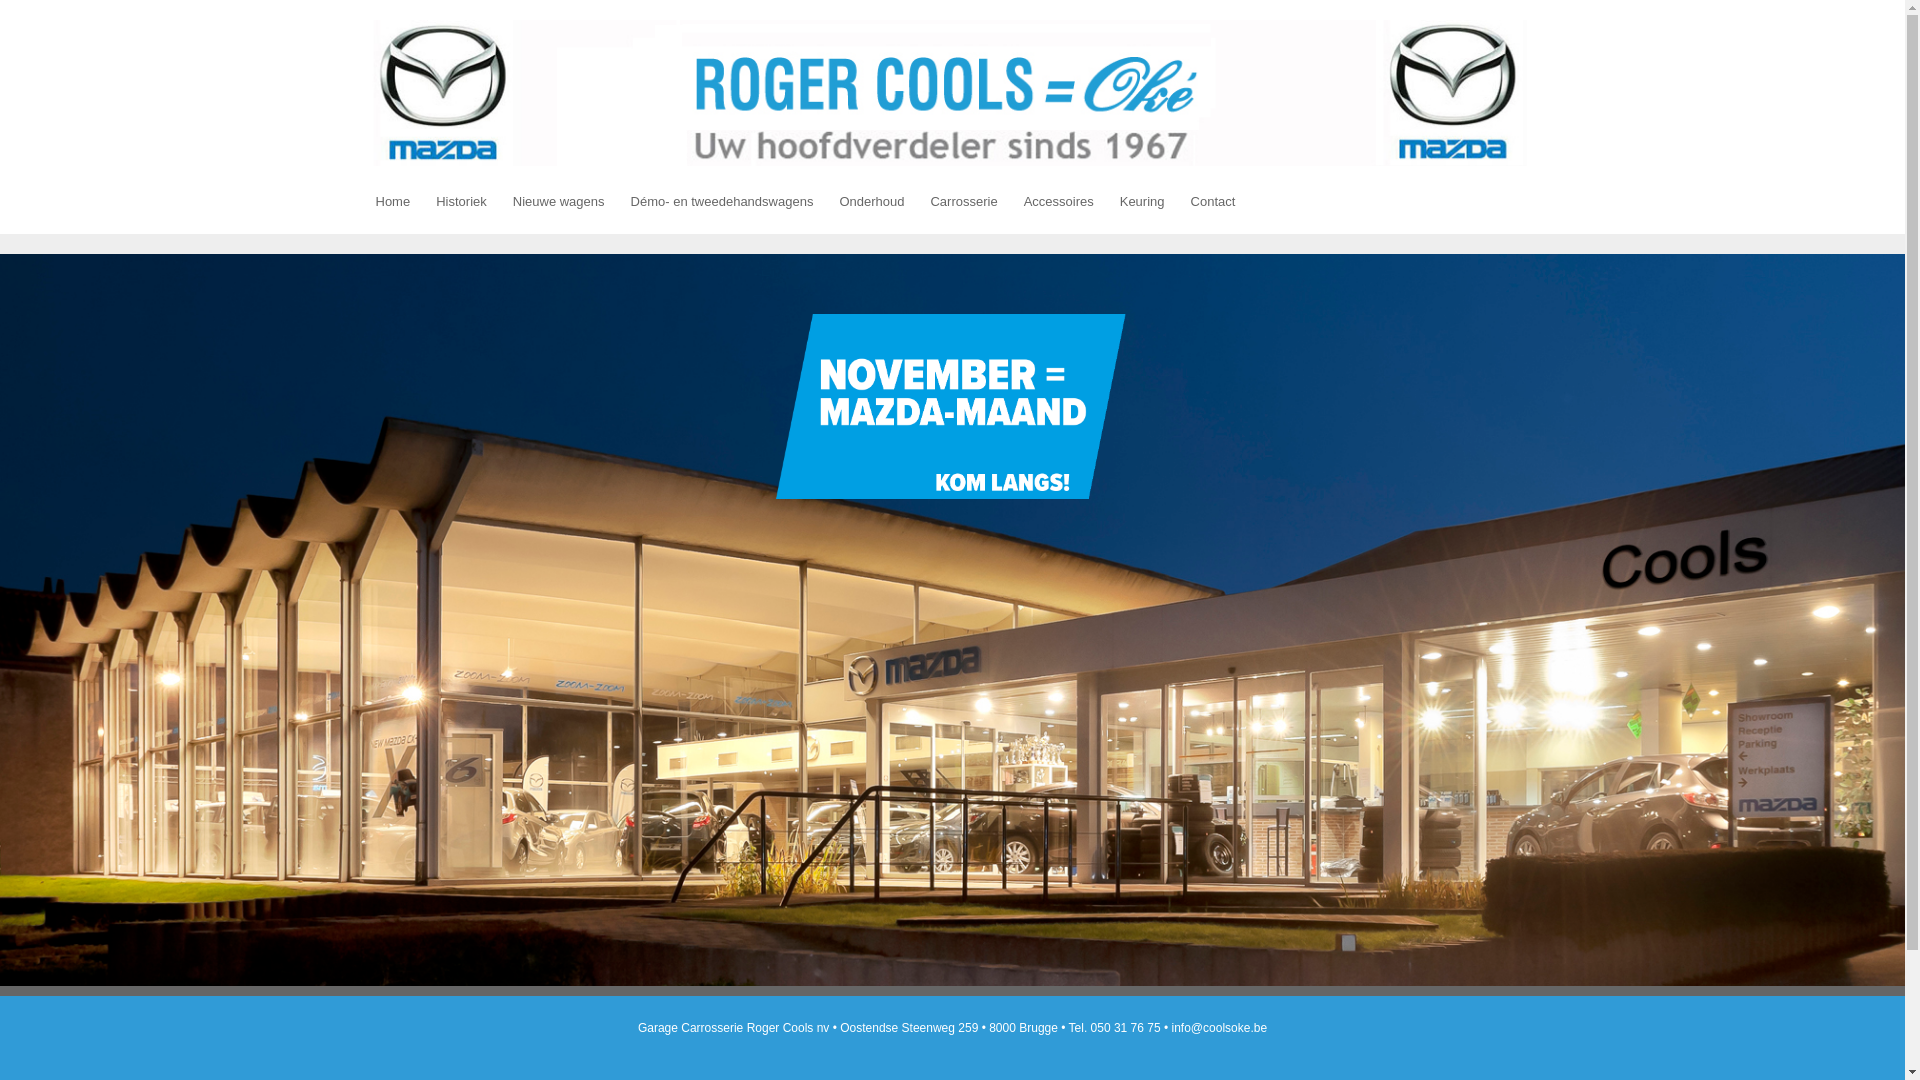 The height and width of the screenshot is (1080, 1920). What do you see at coordinates (499, 202) in the screenshot?
I see `'Nieuwe wagens'` at bounding box center [499, 202].